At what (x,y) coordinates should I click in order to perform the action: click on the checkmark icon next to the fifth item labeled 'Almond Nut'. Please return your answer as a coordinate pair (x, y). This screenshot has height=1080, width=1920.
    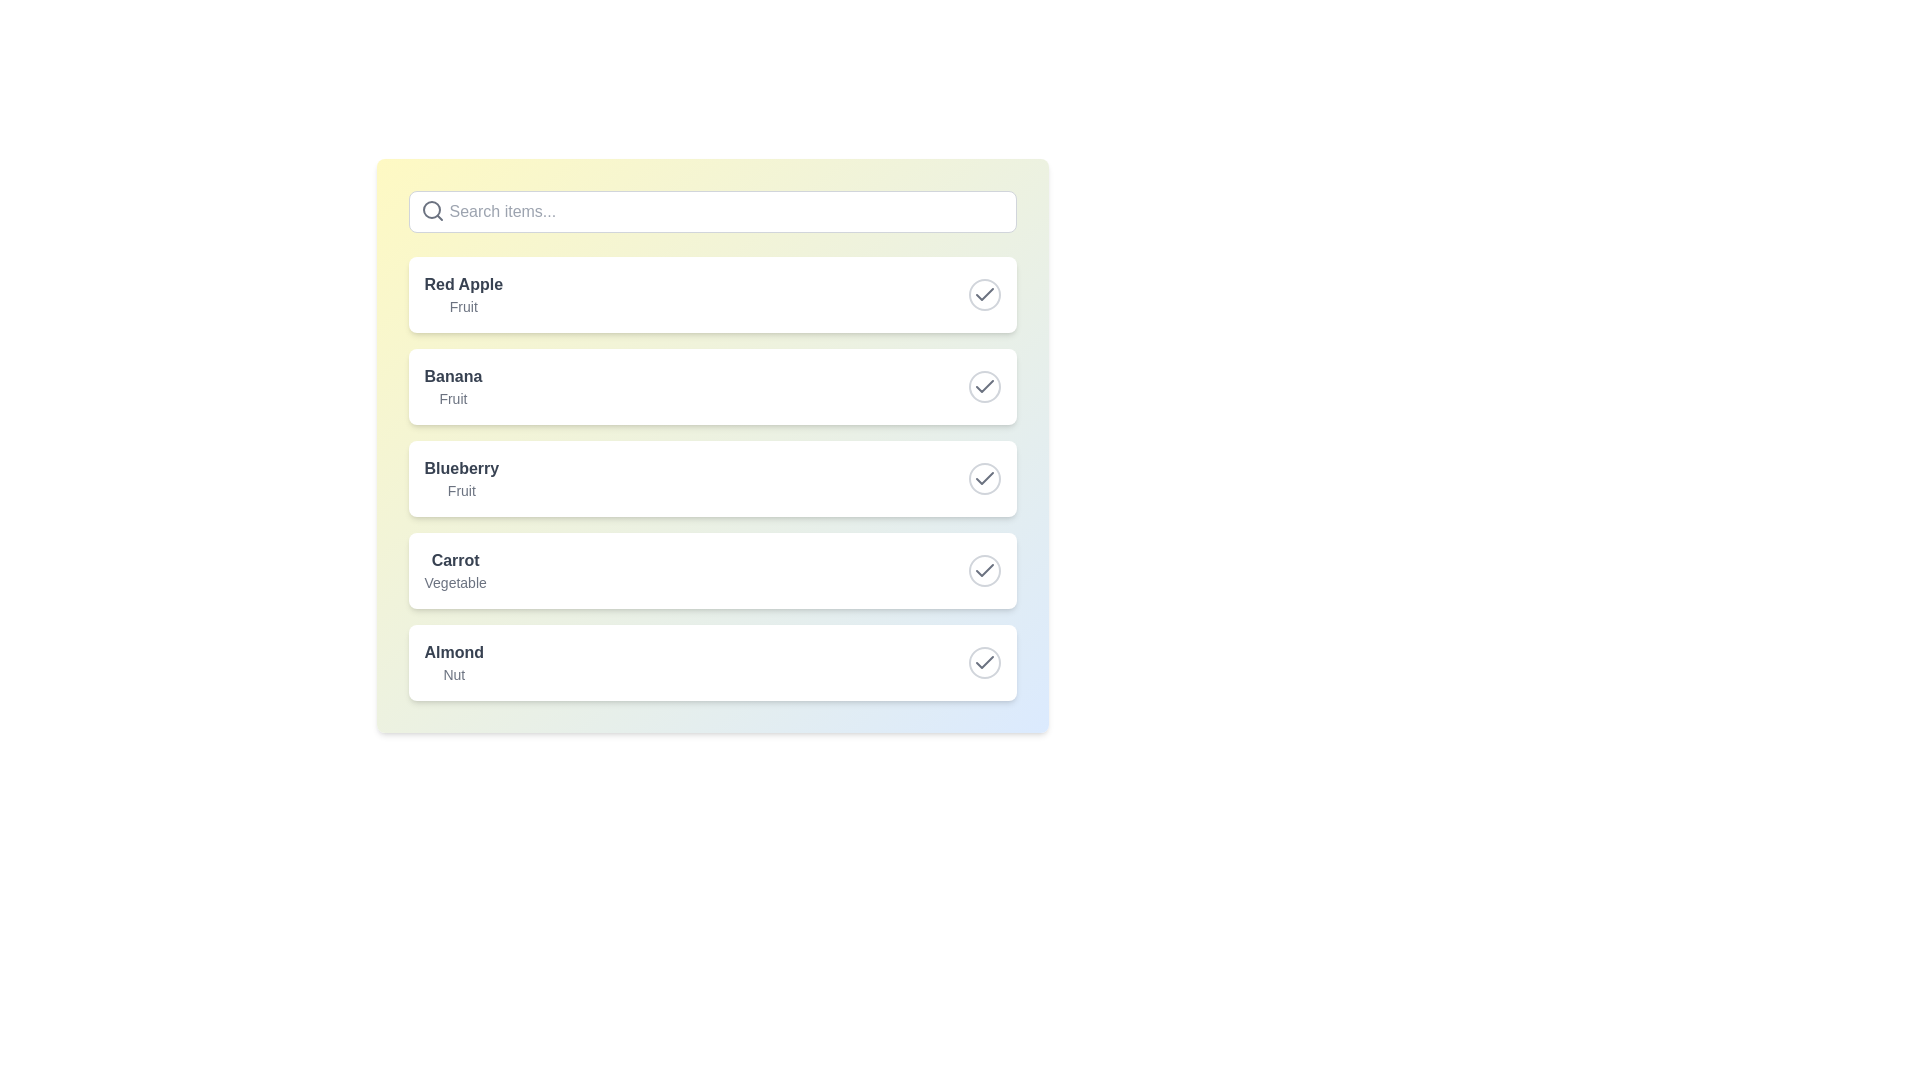
    Looking at the image, I should click on (984, 663).